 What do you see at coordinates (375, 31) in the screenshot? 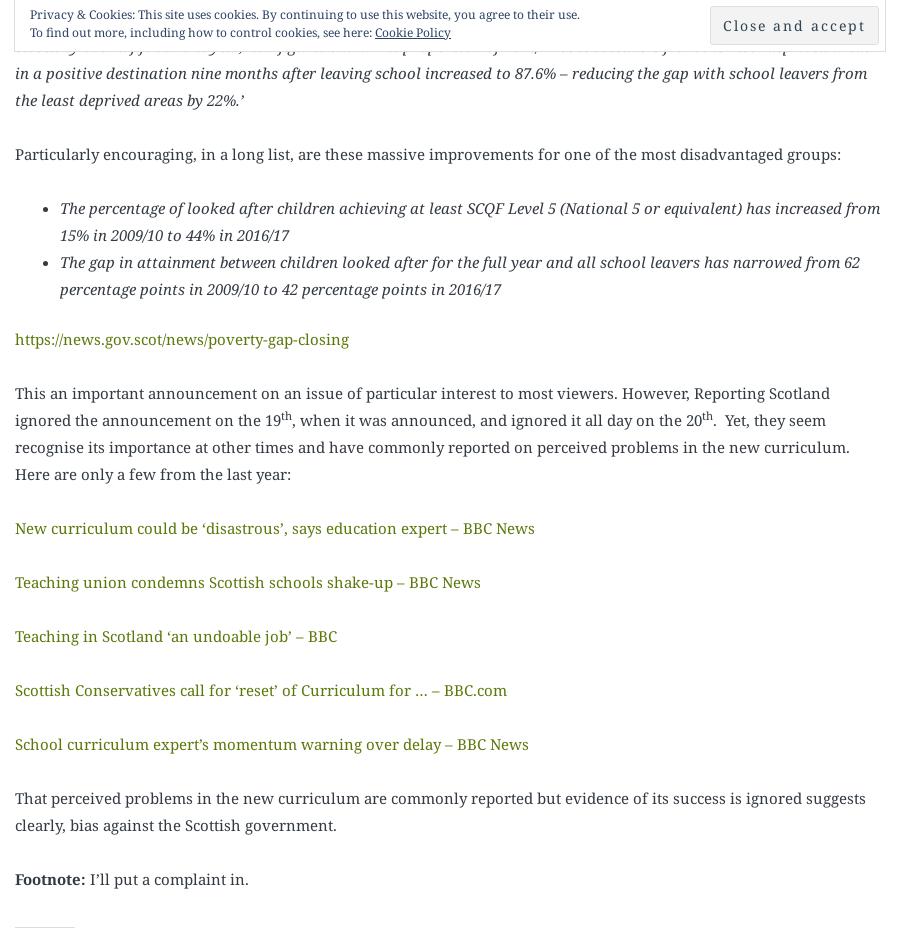
I see `'Cookie Policy'` at bounding box center [375, 31].